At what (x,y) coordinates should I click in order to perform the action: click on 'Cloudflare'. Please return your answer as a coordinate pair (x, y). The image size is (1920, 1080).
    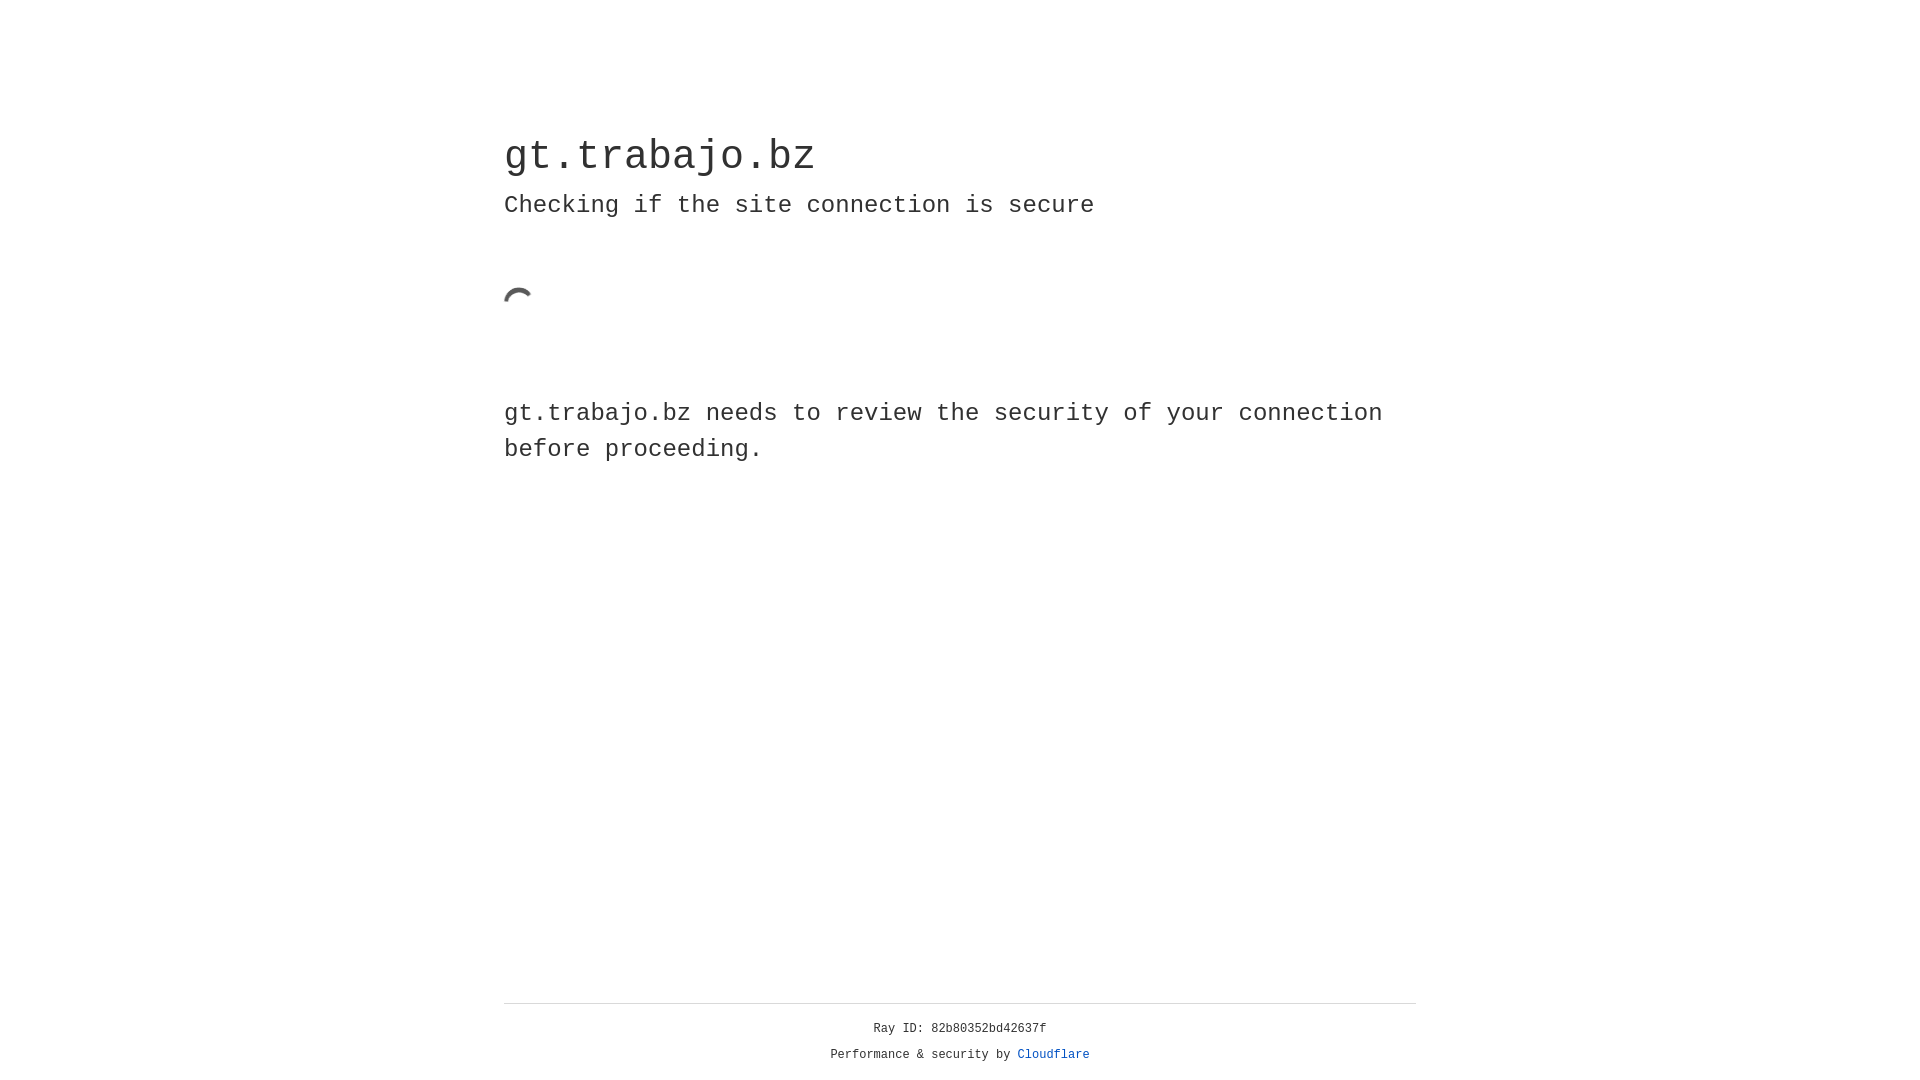
    Looking at the image, I should click on (1053, 1054).